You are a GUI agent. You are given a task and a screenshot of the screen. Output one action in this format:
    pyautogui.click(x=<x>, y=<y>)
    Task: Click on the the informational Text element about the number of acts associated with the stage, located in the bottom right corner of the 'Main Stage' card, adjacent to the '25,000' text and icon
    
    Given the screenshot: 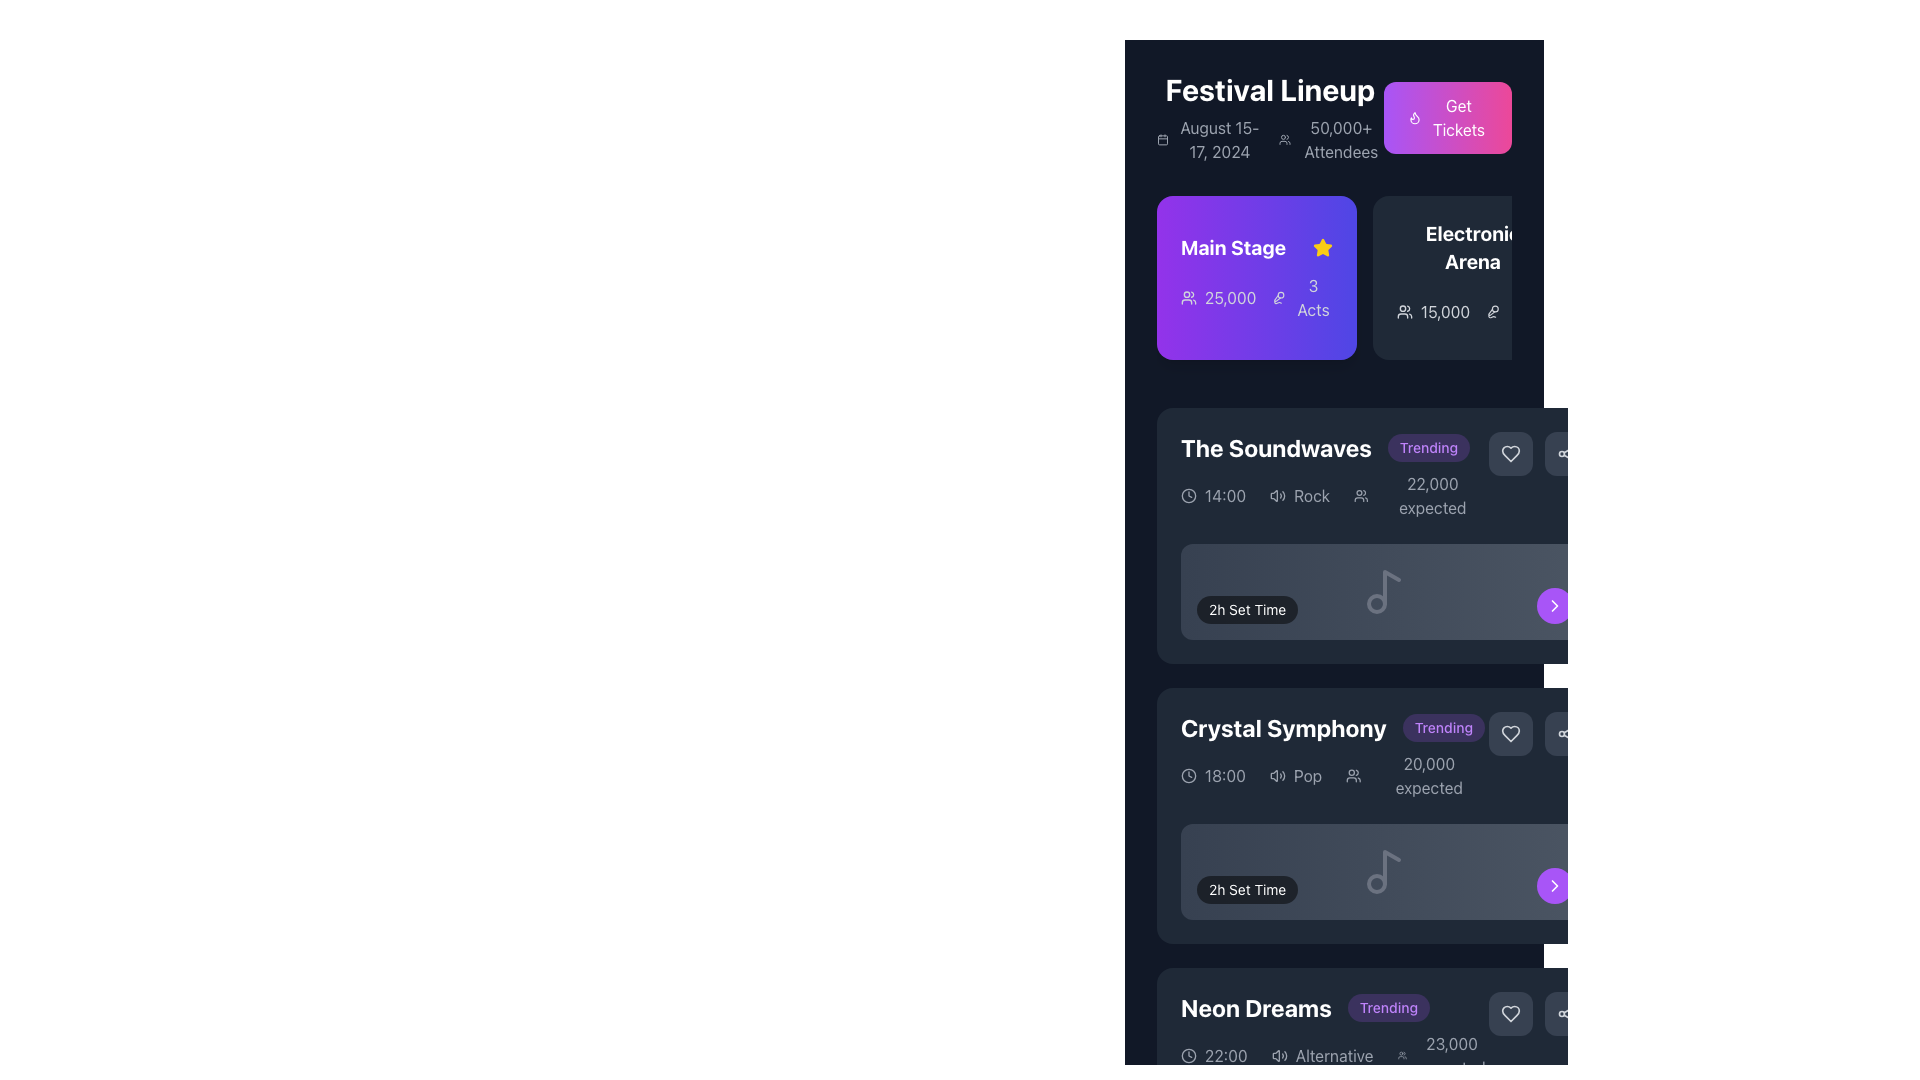 What is the action you would take?
    pyautogui.click(x=1302, y=297)
    